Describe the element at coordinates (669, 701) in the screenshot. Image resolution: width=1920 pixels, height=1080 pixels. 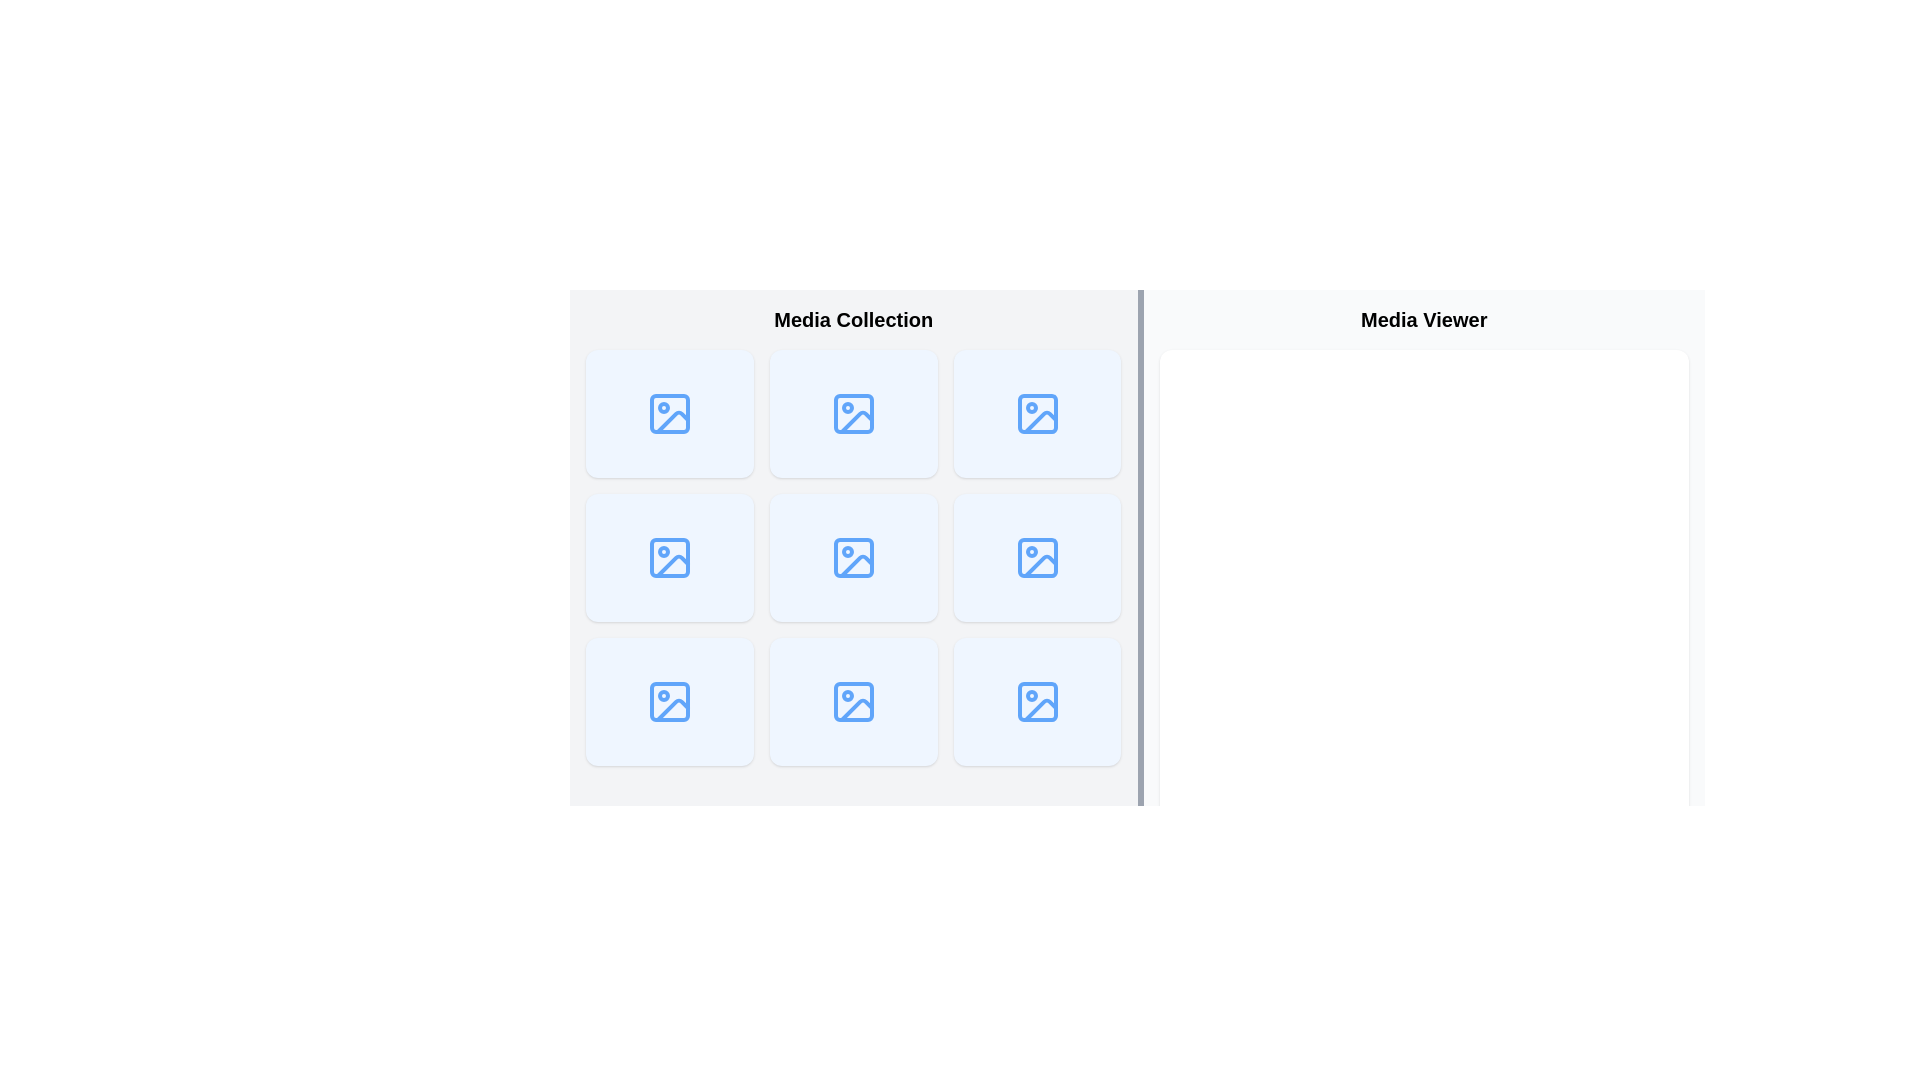
I see `the selectable tile with a light blue background and a centered picture frame icon located at the bottom-left corner of a 3x3 grid` at that location.